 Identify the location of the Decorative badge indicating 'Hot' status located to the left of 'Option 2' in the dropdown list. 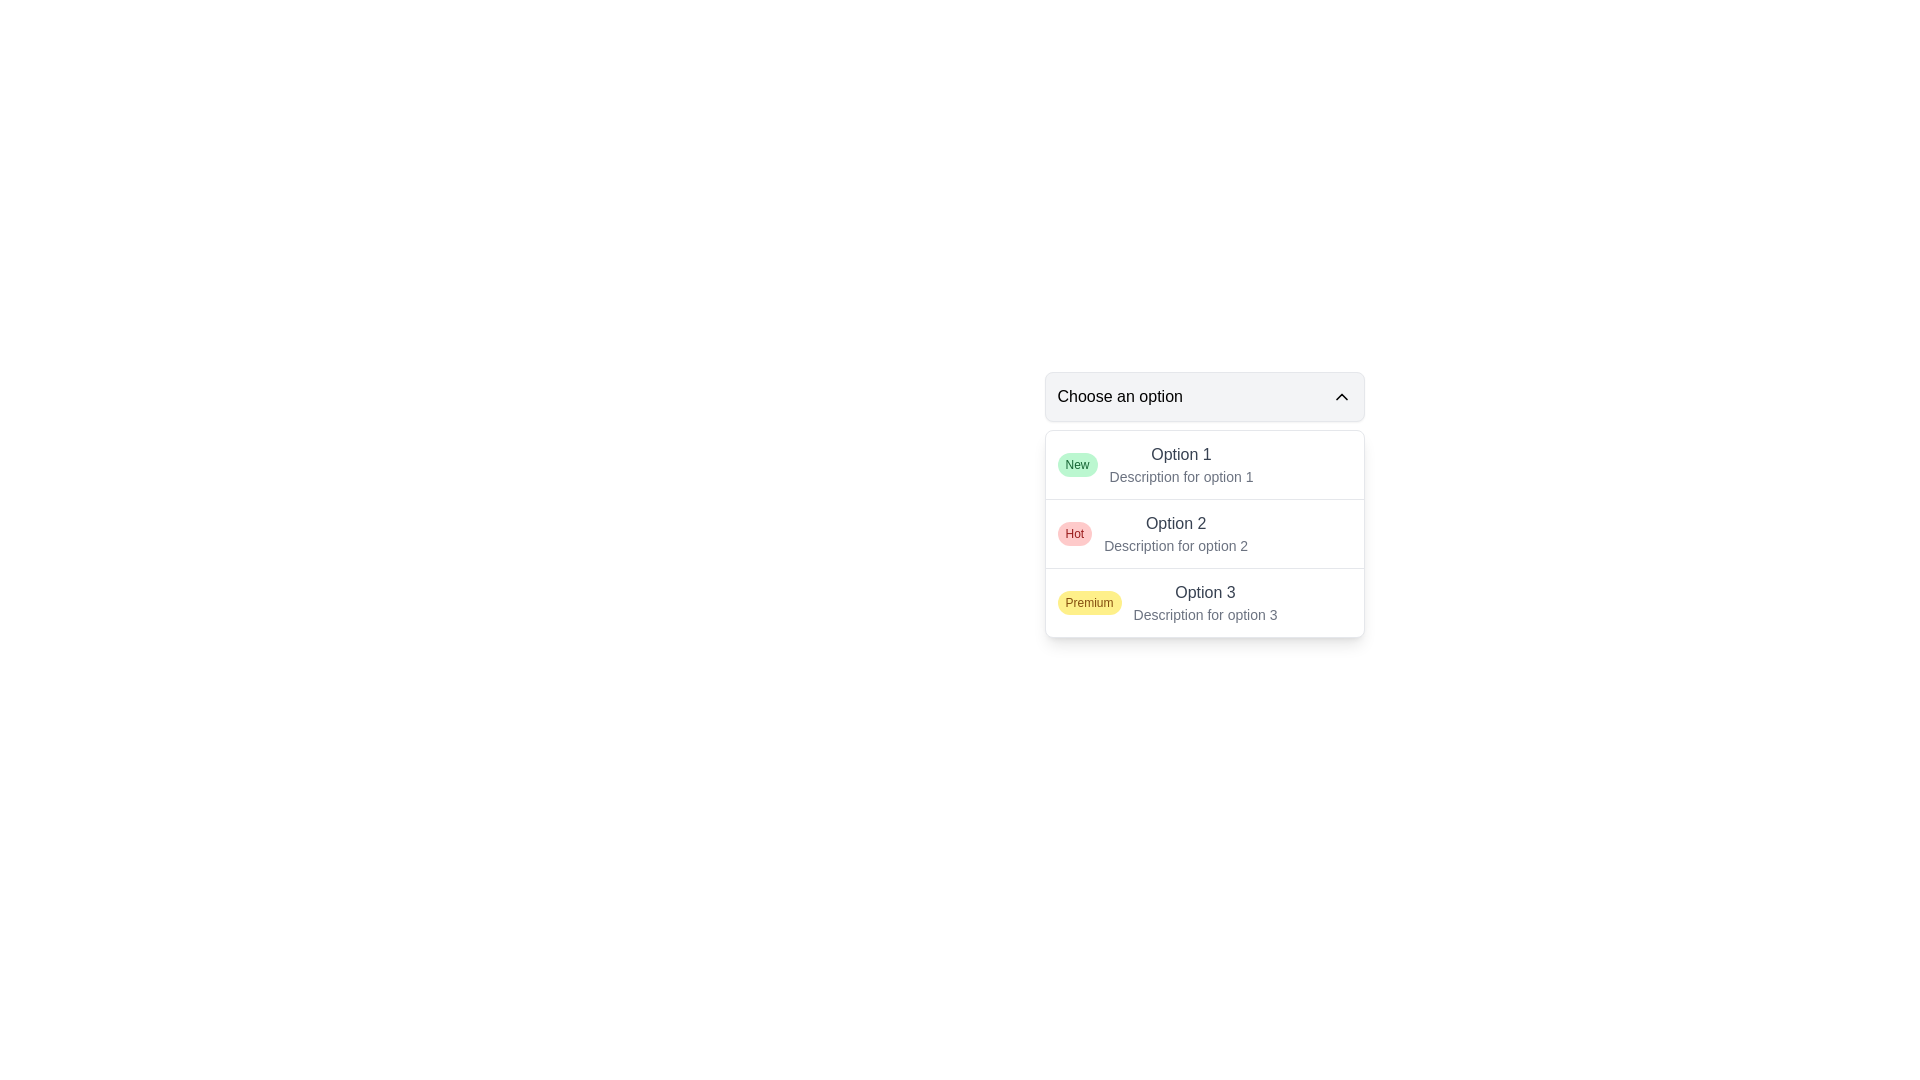
(1073, 532).